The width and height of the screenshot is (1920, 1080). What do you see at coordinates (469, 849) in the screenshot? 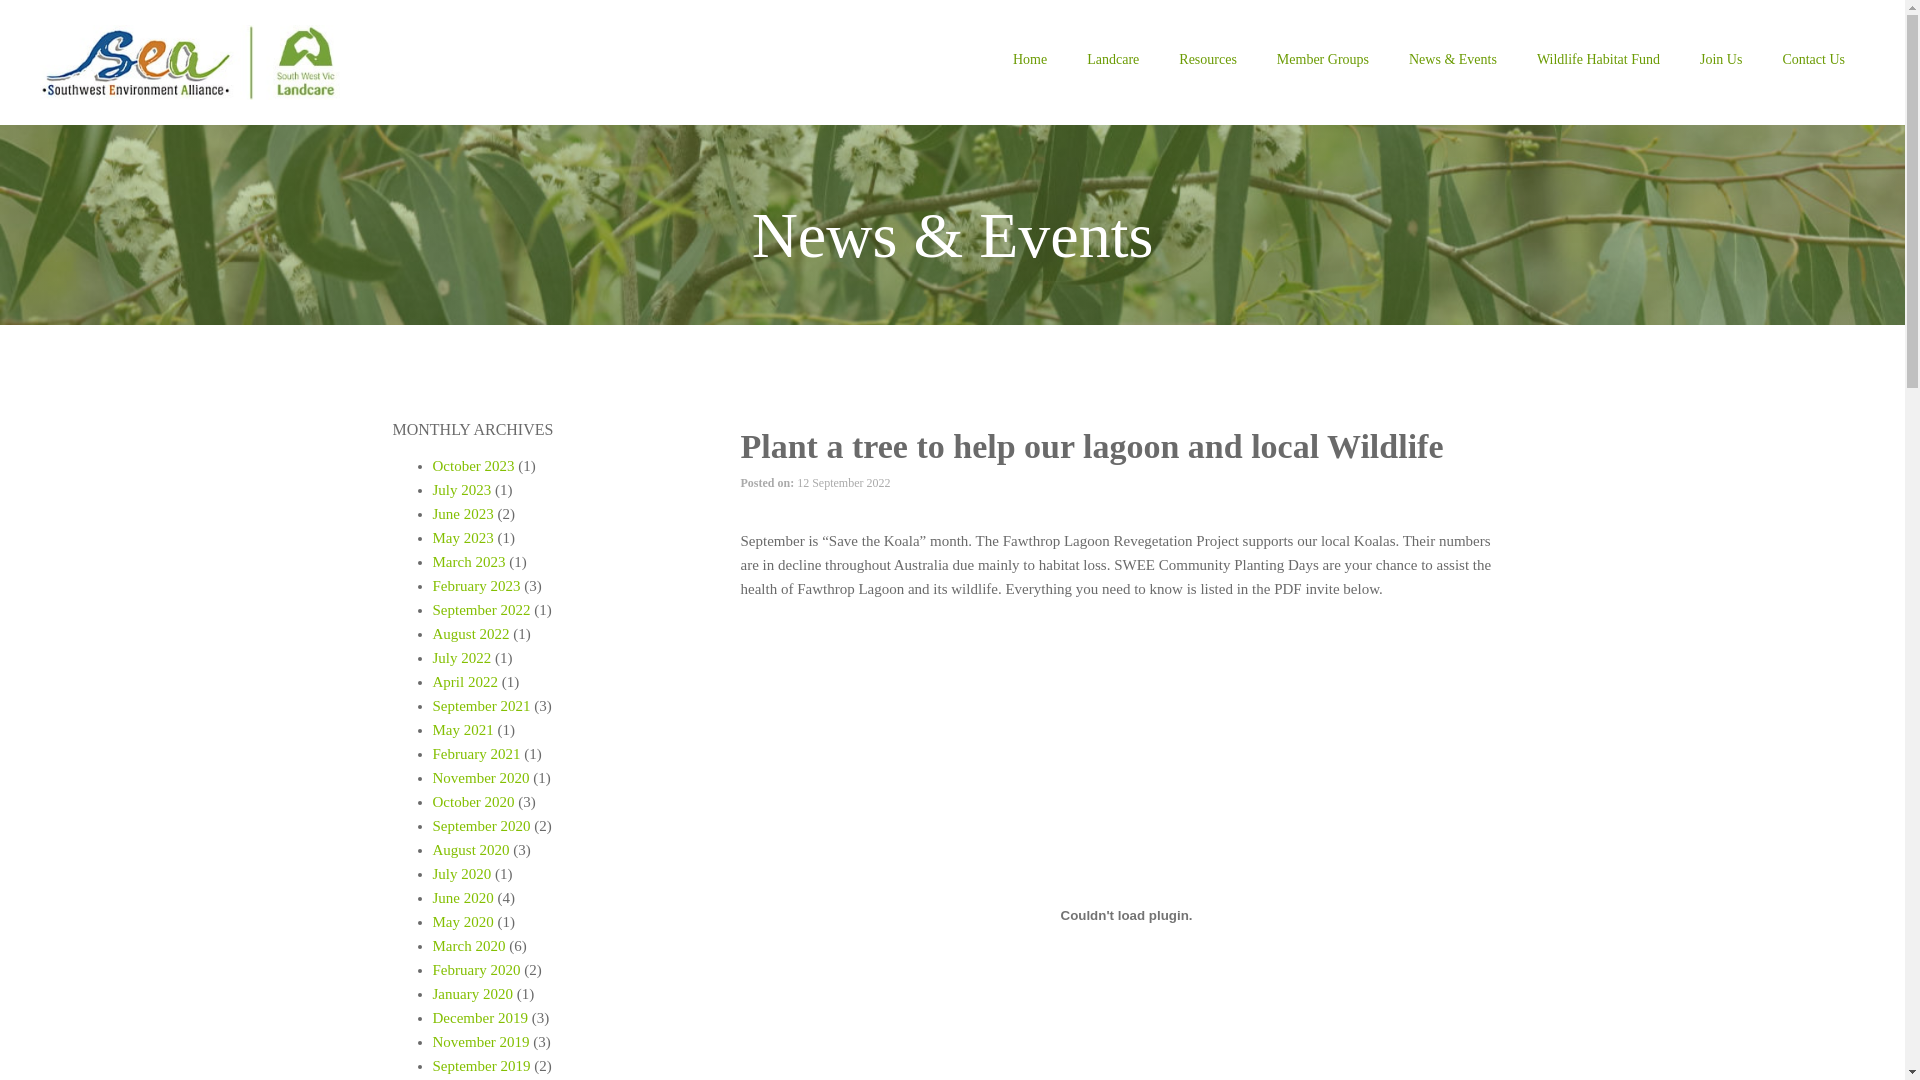
I see `'August 2020'` at bounding box center [469, 849].